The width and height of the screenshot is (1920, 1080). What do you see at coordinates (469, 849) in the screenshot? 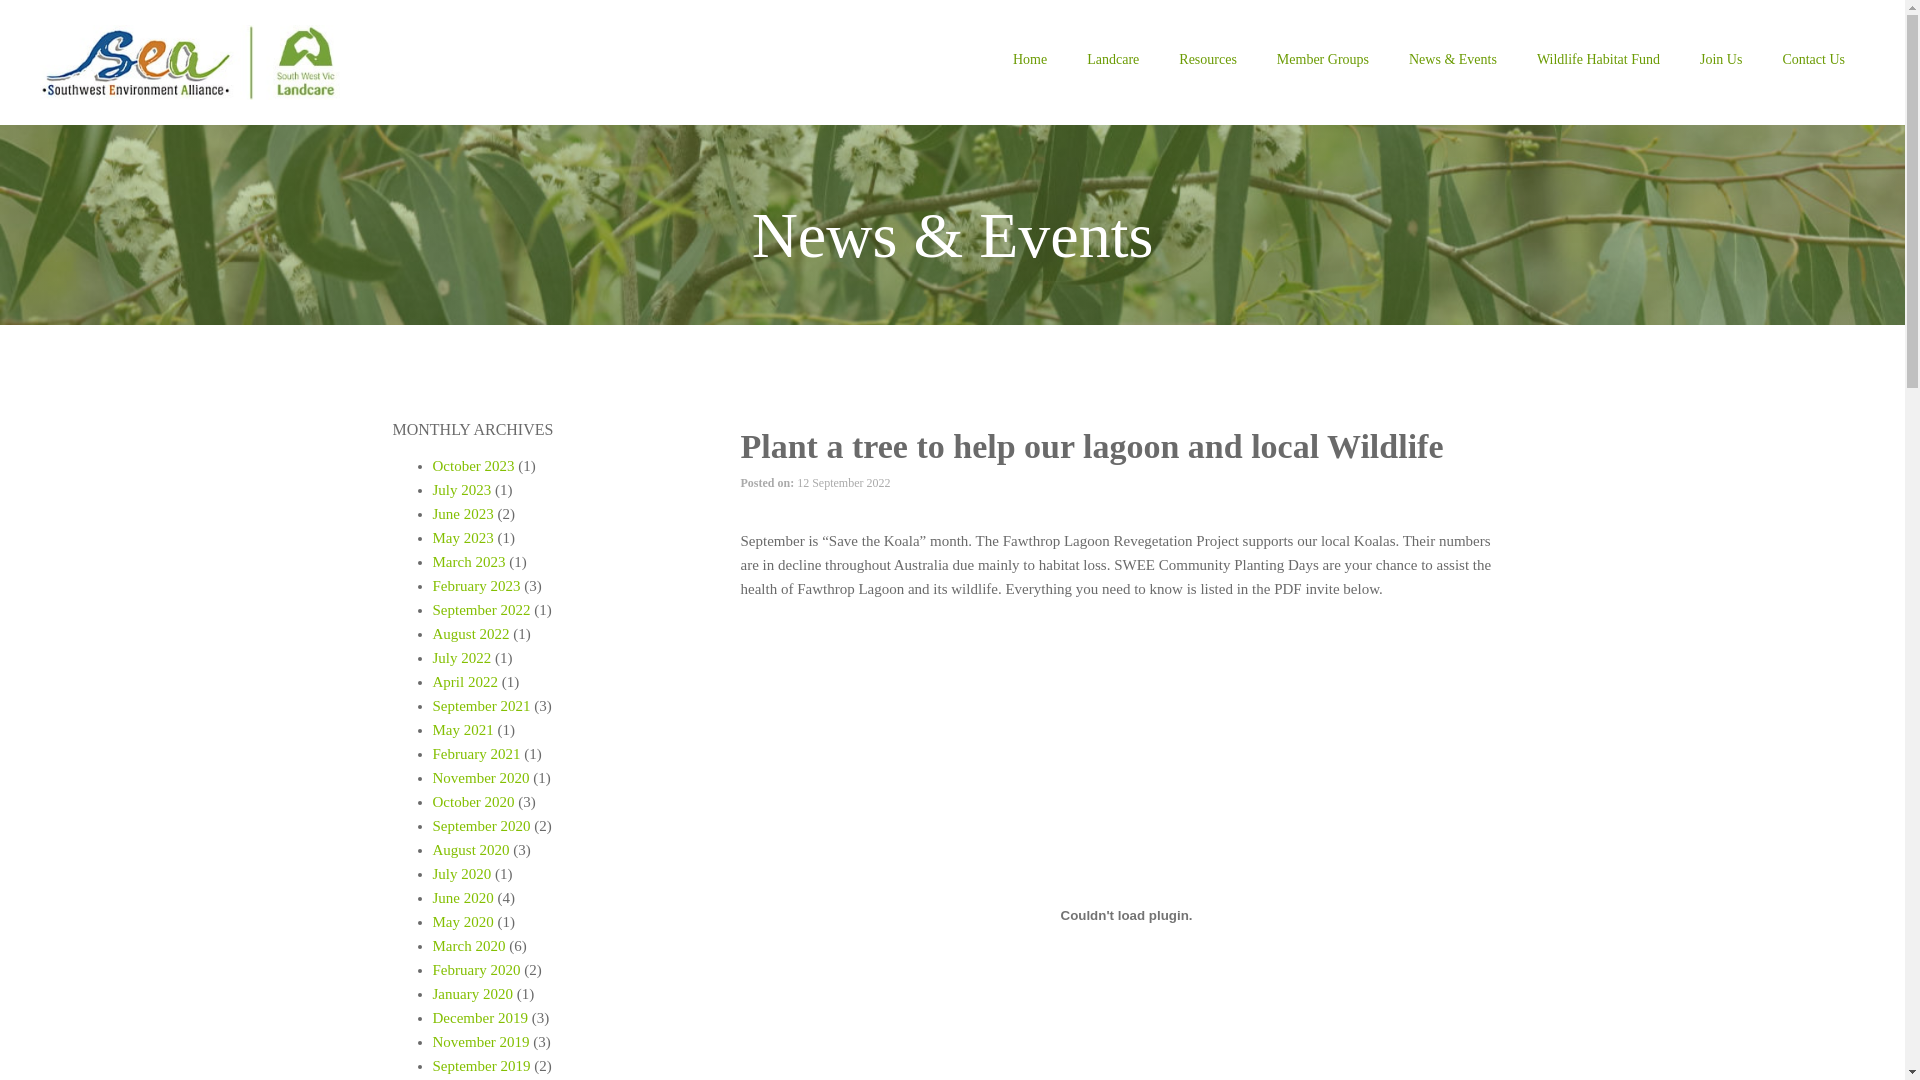
I see `'August 2020'` at bounding box center [469, 849].